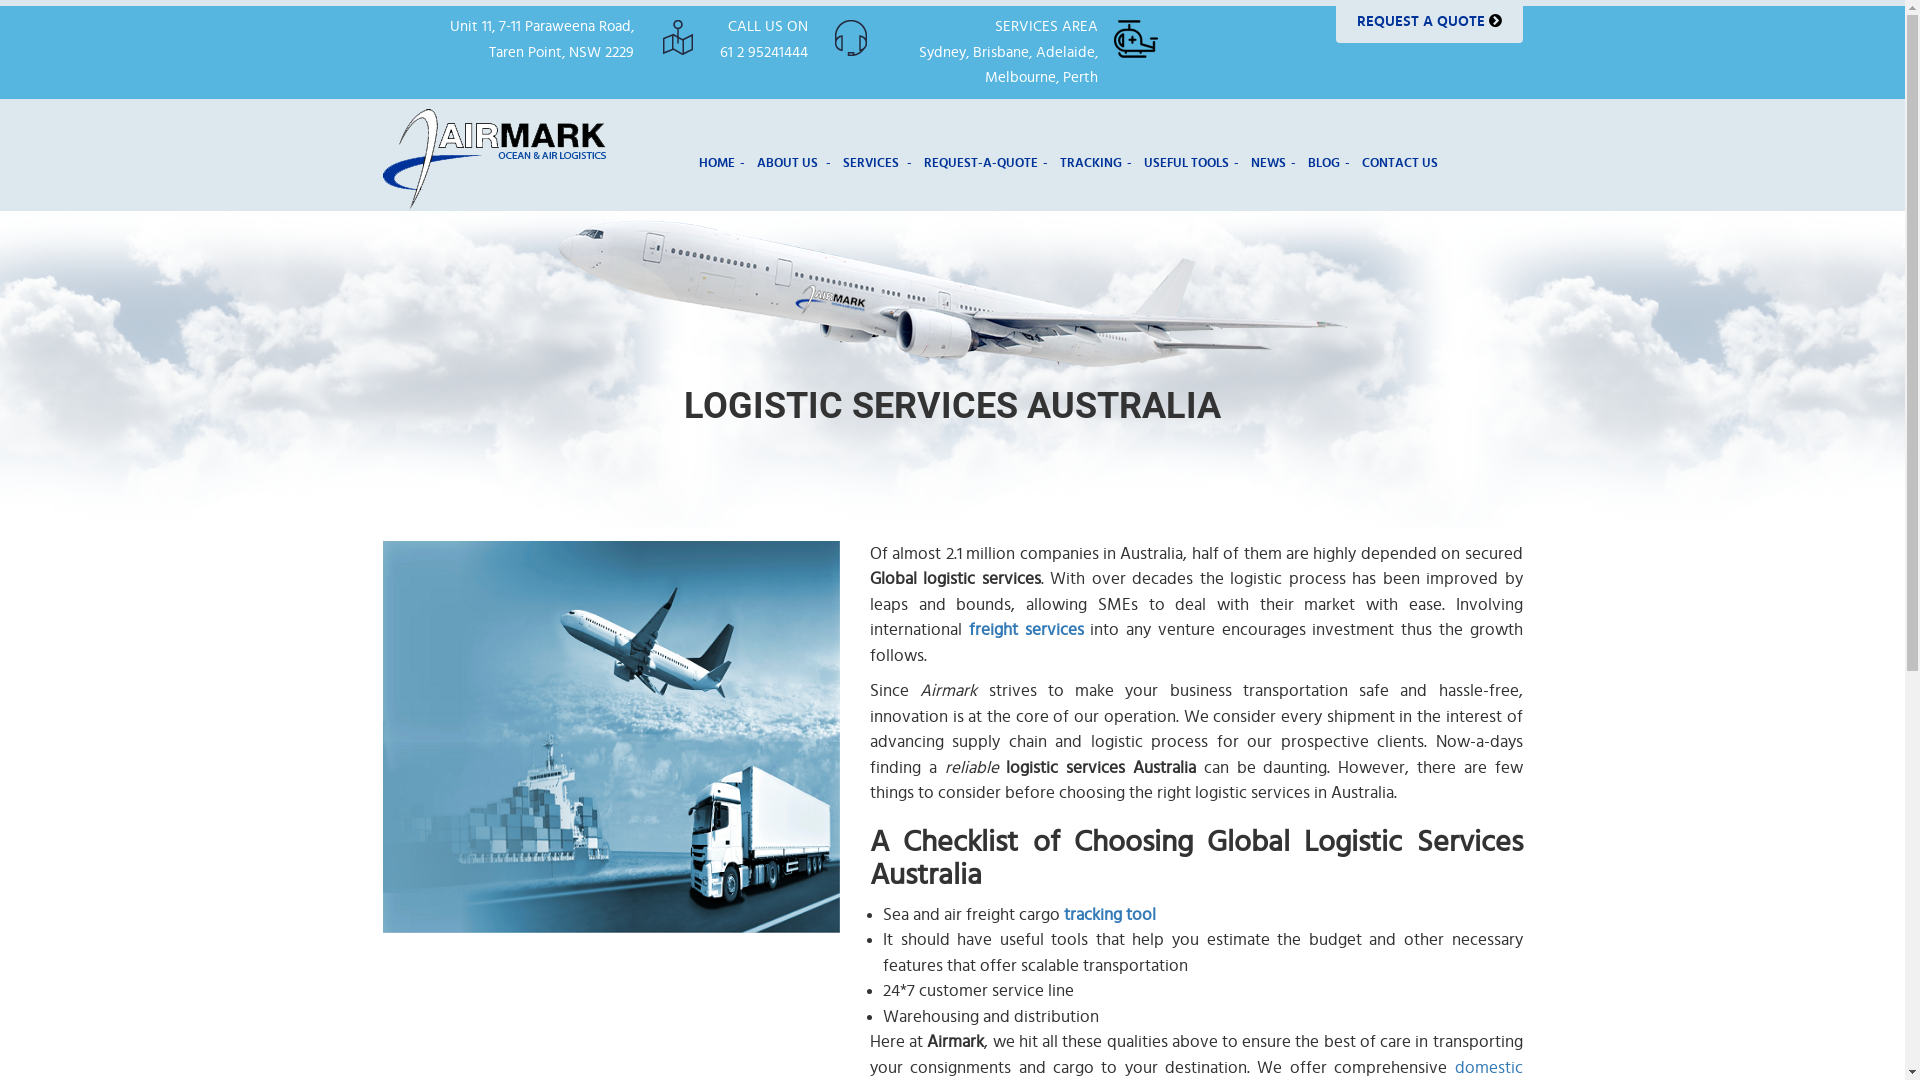 Image resolution: width=1920 pixels, height=1080 pixels. Describe the element at coordinates (762, 50) in the screenshot. I see `'61 2 95241444'` at that location.